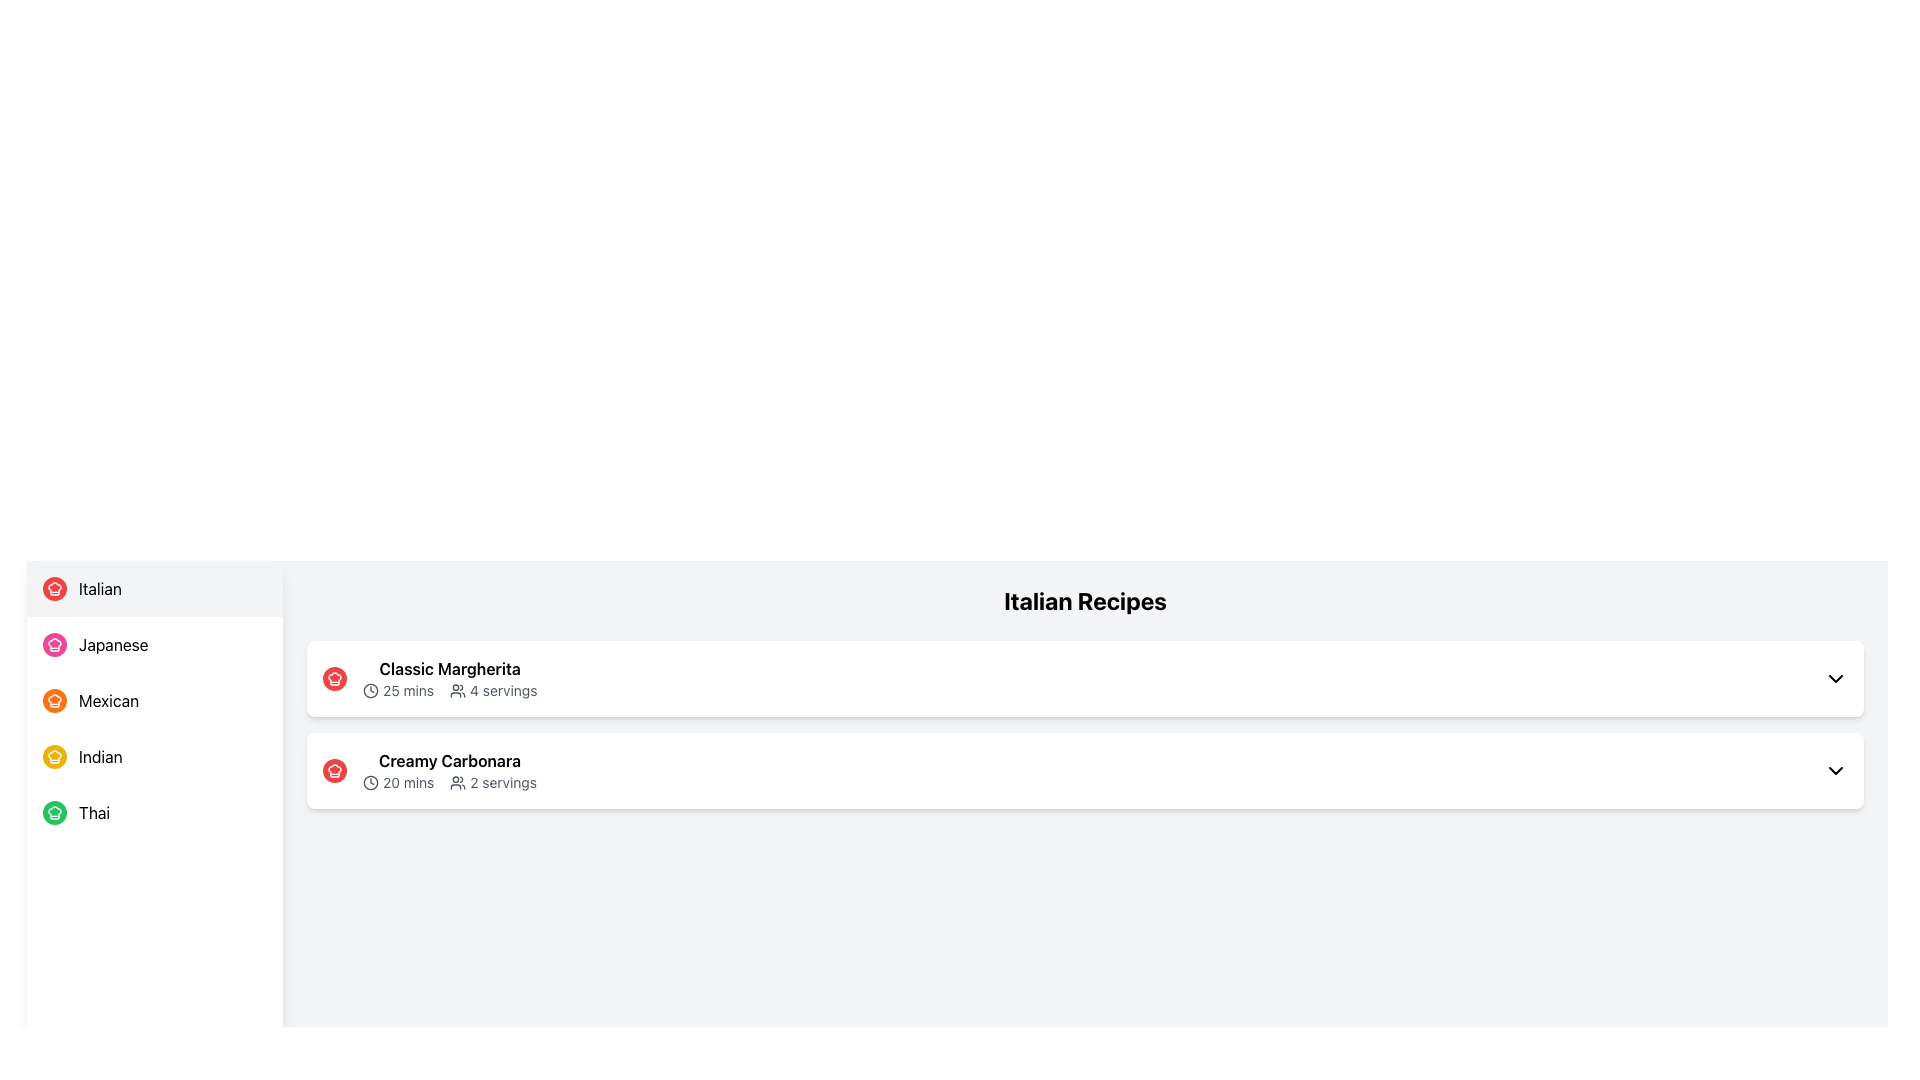 The width and height of the screenshot is (1920, 1080). What do you see at coordinates (335, 770) in the screenshot?
I see `the chef hat icon representing the 'Creamy Carbonara' recipe, located at the leftmost position of the row to provide more information or functionality` at bounding box center [335, 770].